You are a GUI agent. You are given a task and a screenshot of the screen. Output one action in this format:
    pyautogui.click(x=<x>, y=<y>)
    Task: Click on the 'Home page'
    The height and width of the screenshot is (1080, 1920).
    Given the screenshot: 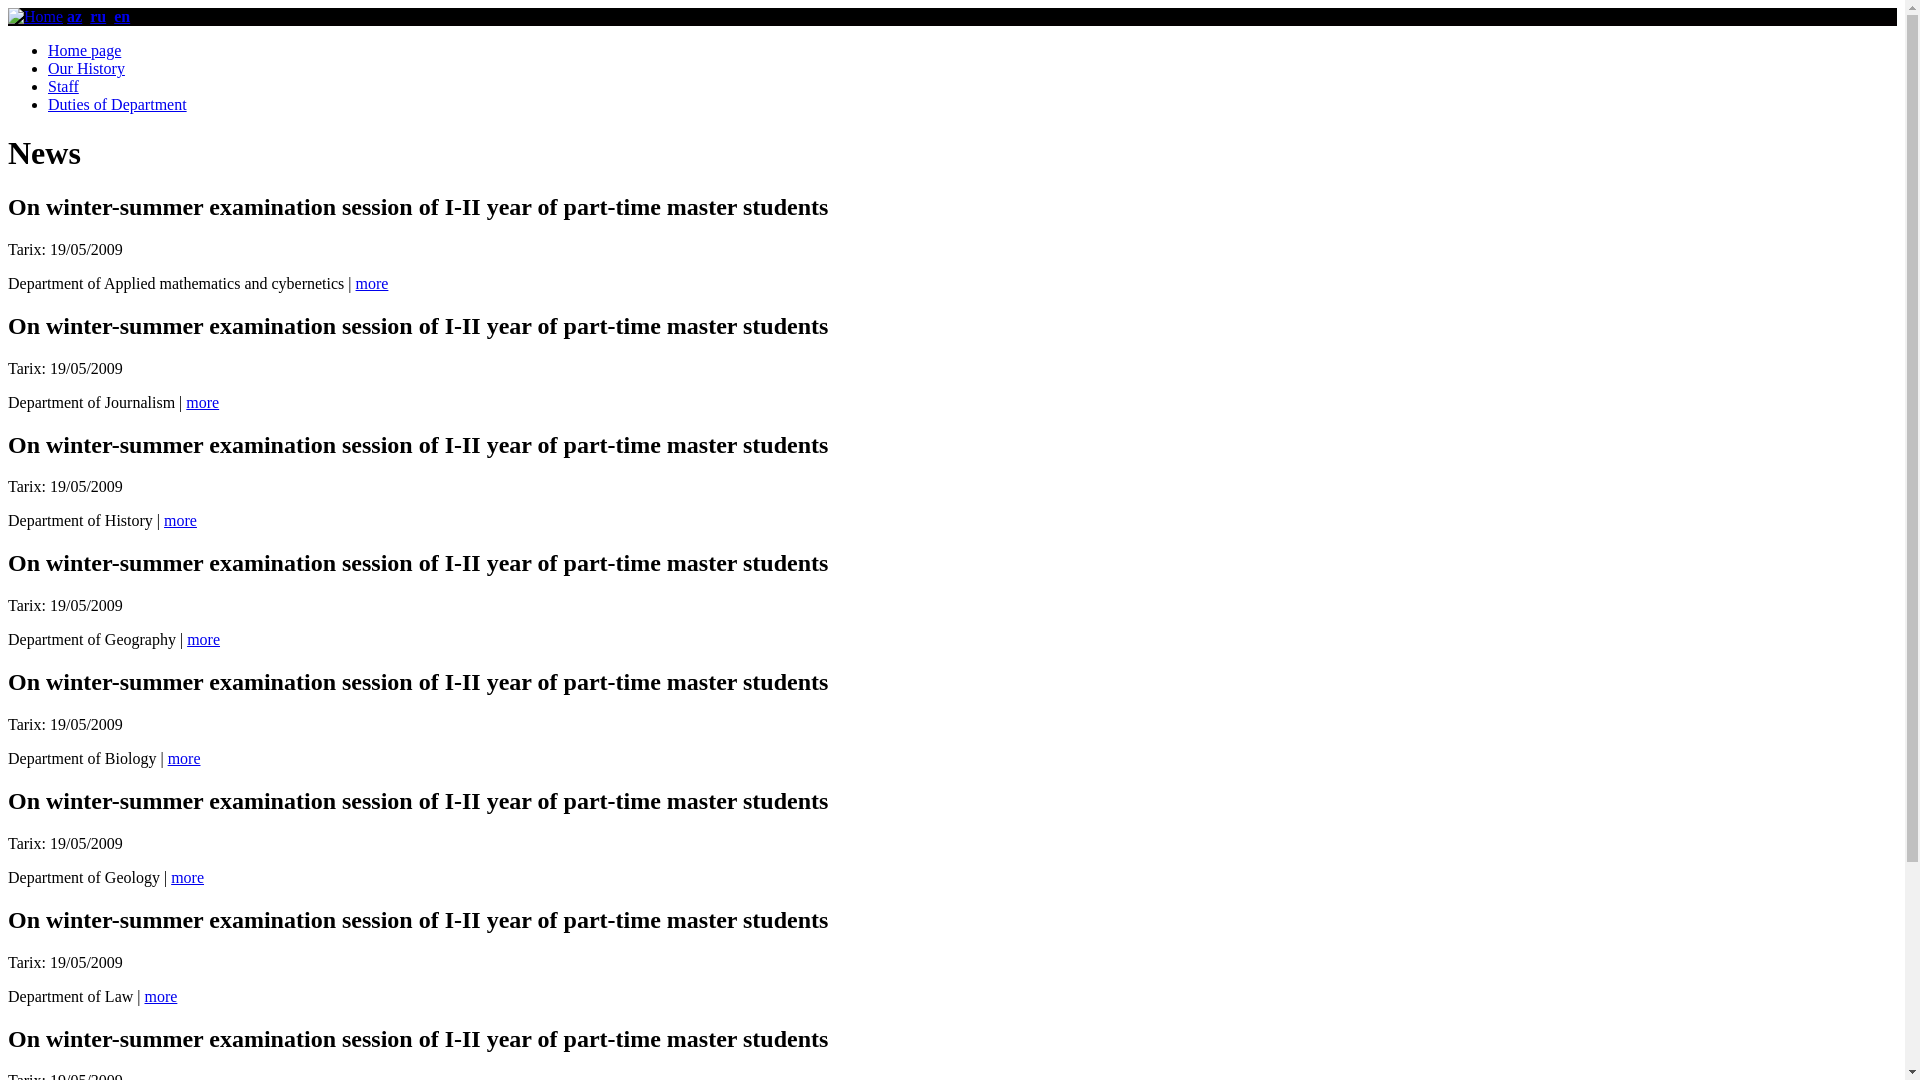 What is the action you would take?
    pyautogui.click(x=83, y=49)
    